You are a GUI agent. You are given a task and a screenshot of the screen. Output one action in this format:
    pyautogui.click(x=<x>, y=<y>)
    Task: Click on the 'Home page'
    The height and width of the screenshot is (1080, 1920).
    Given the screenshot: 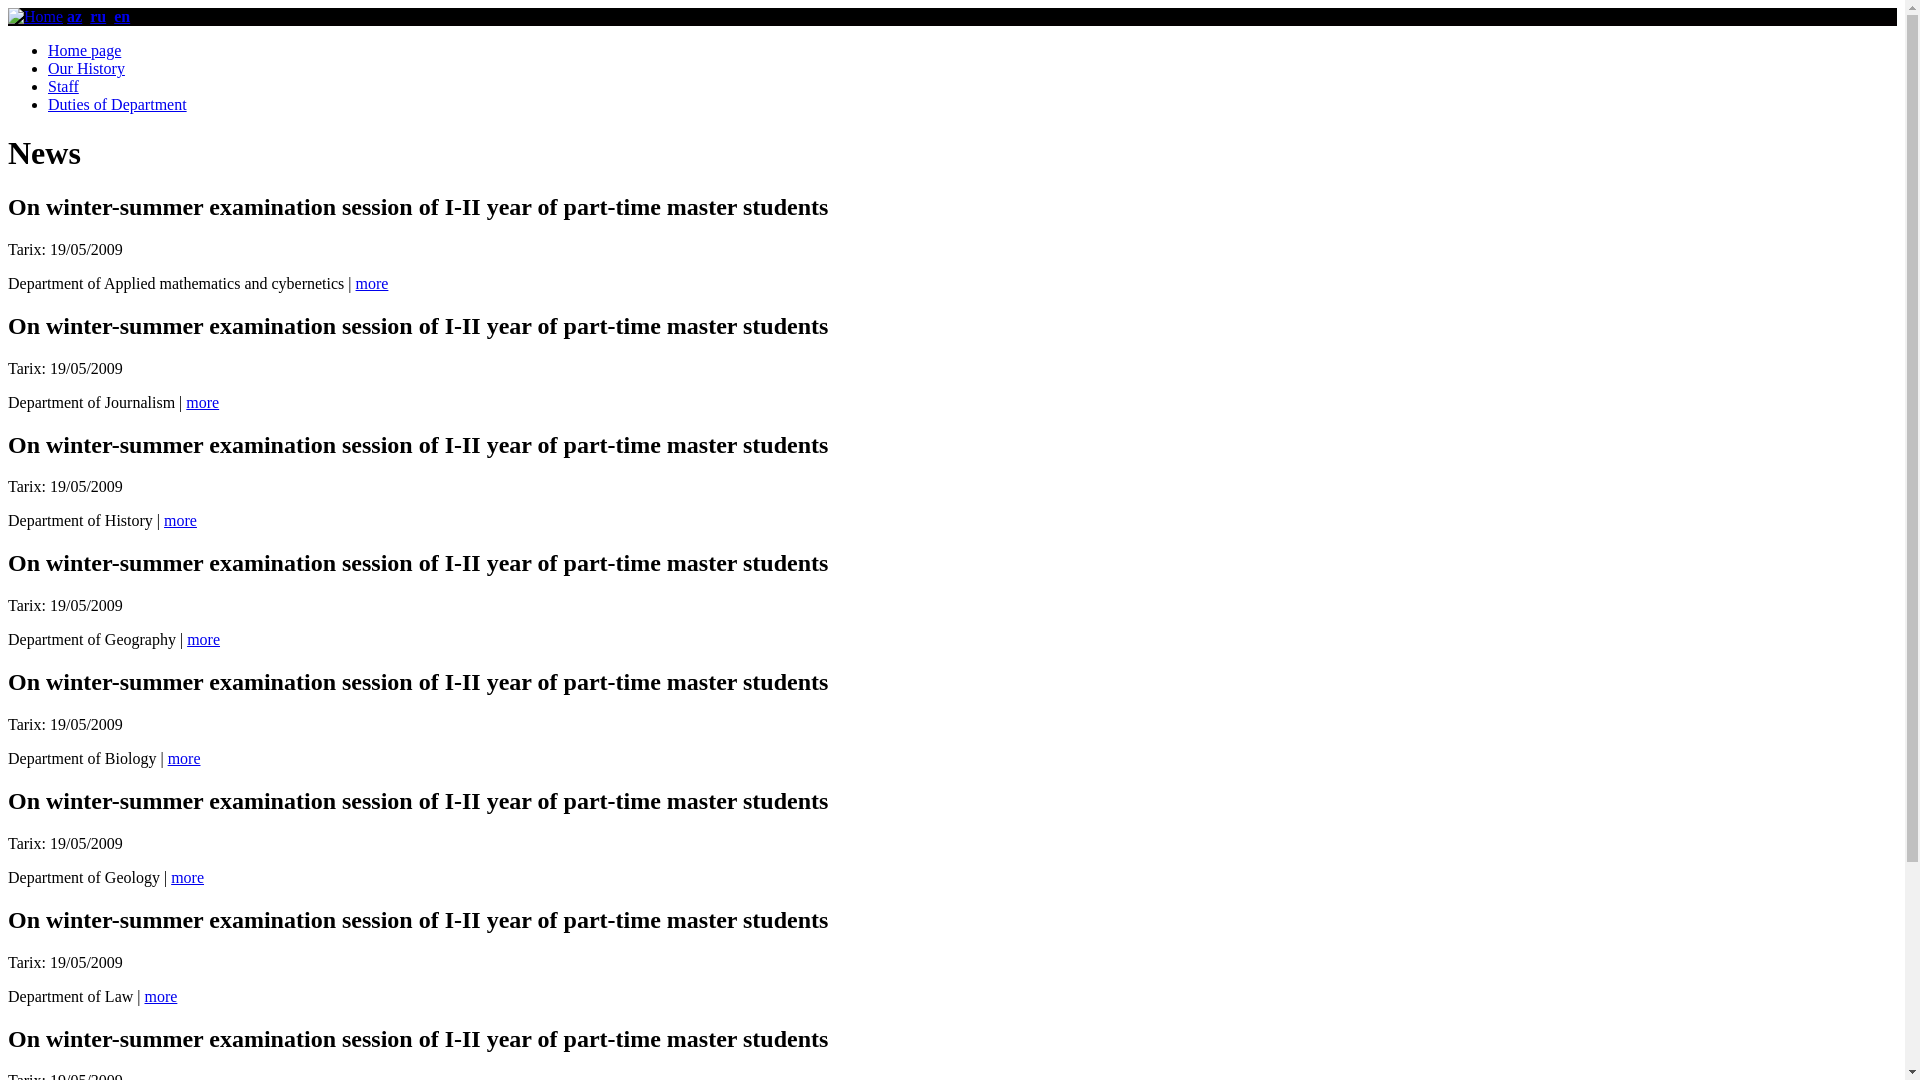 What is the action you would take?
    pyautogui.click(x=83, y=49)
    